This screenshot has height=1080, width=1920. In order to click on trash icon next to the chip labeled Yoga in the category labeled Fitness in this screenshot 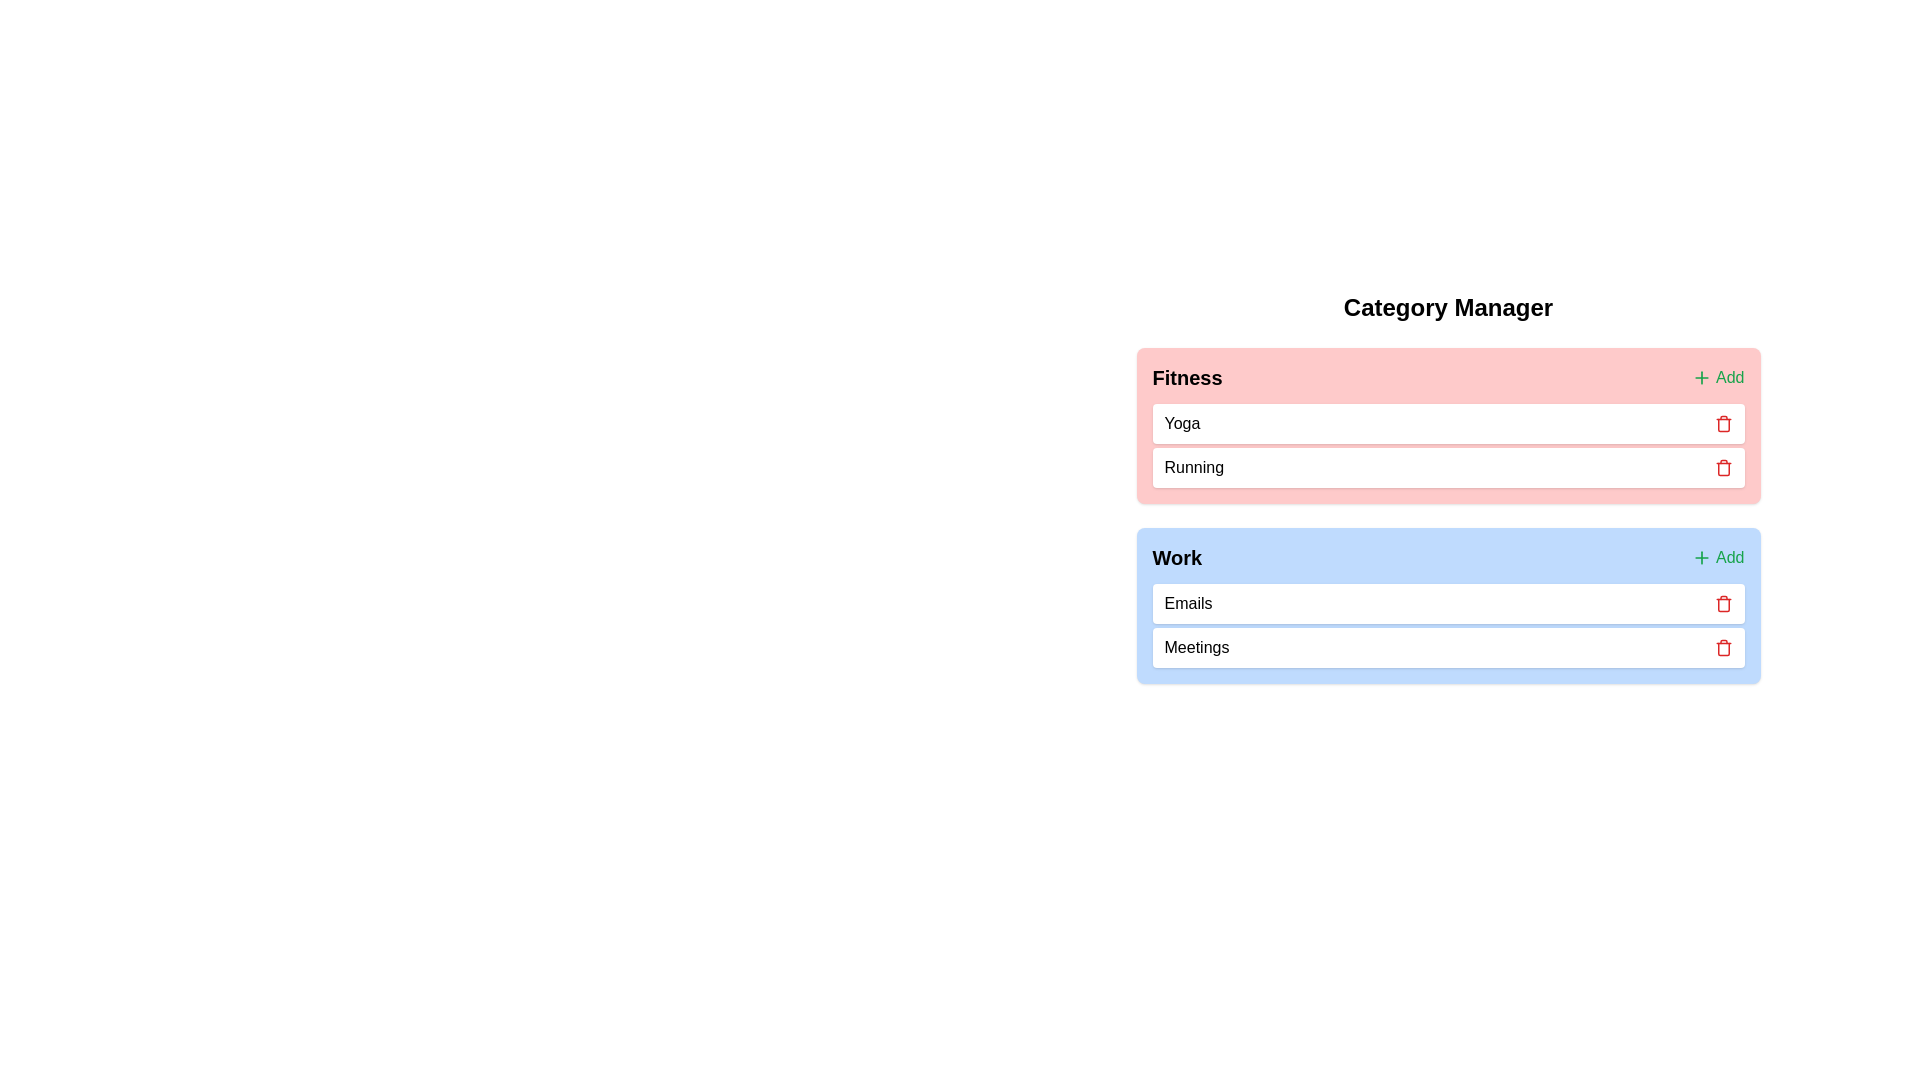, I will do `click(1722, 423)`.